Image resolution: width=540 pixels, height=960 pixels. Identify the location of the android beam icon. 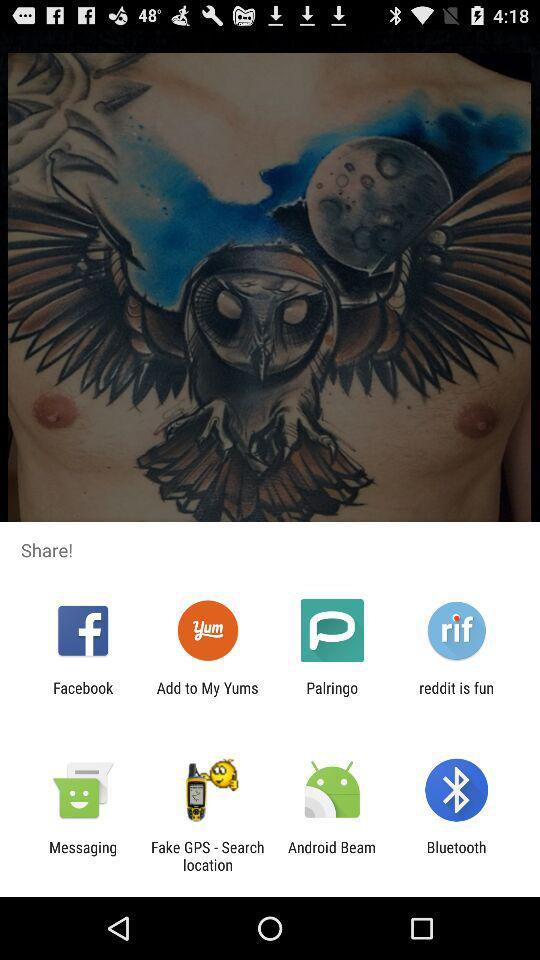
(332, 855).